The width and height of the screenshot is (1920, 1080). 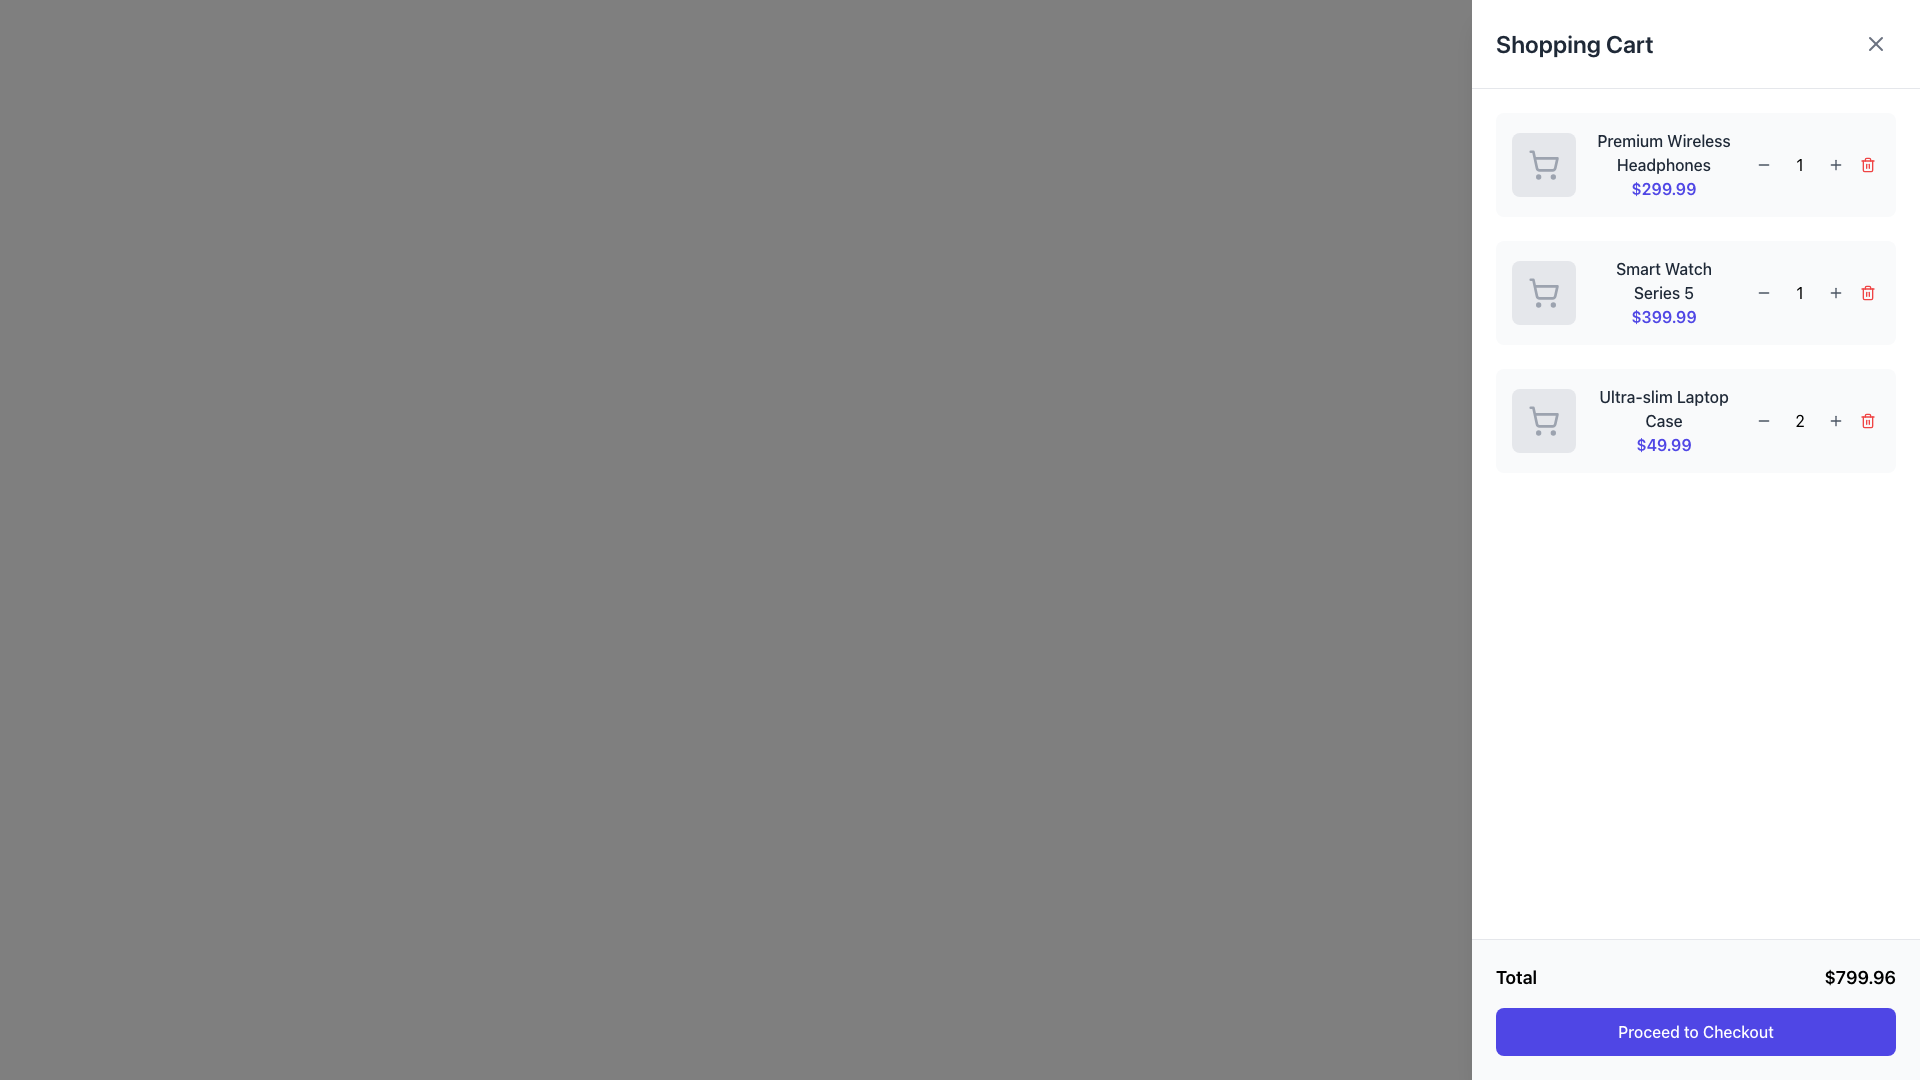 I want to click on the remove button for the 'Ultra-slim Laptop Case' in the shopping cart, so click(x=1866, y=419).